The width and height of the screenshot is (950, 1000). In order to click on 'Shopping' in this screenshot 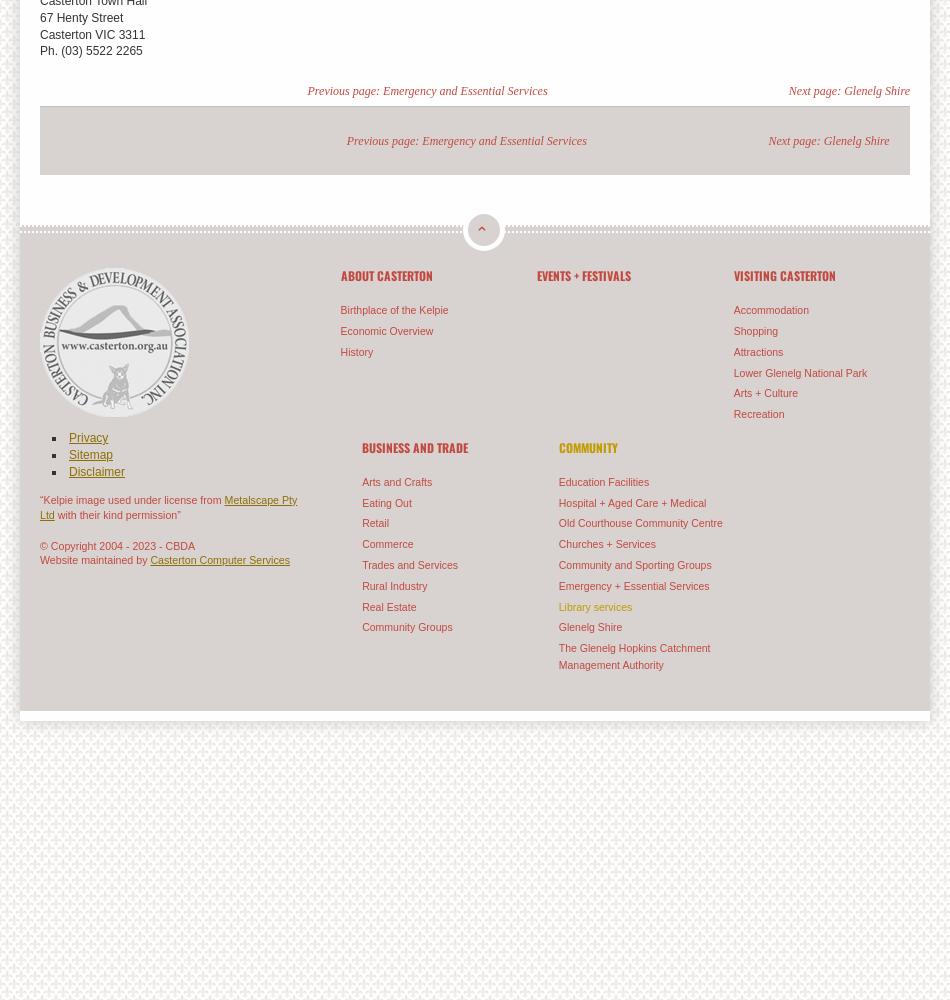, I will do `click(754, 329)`.